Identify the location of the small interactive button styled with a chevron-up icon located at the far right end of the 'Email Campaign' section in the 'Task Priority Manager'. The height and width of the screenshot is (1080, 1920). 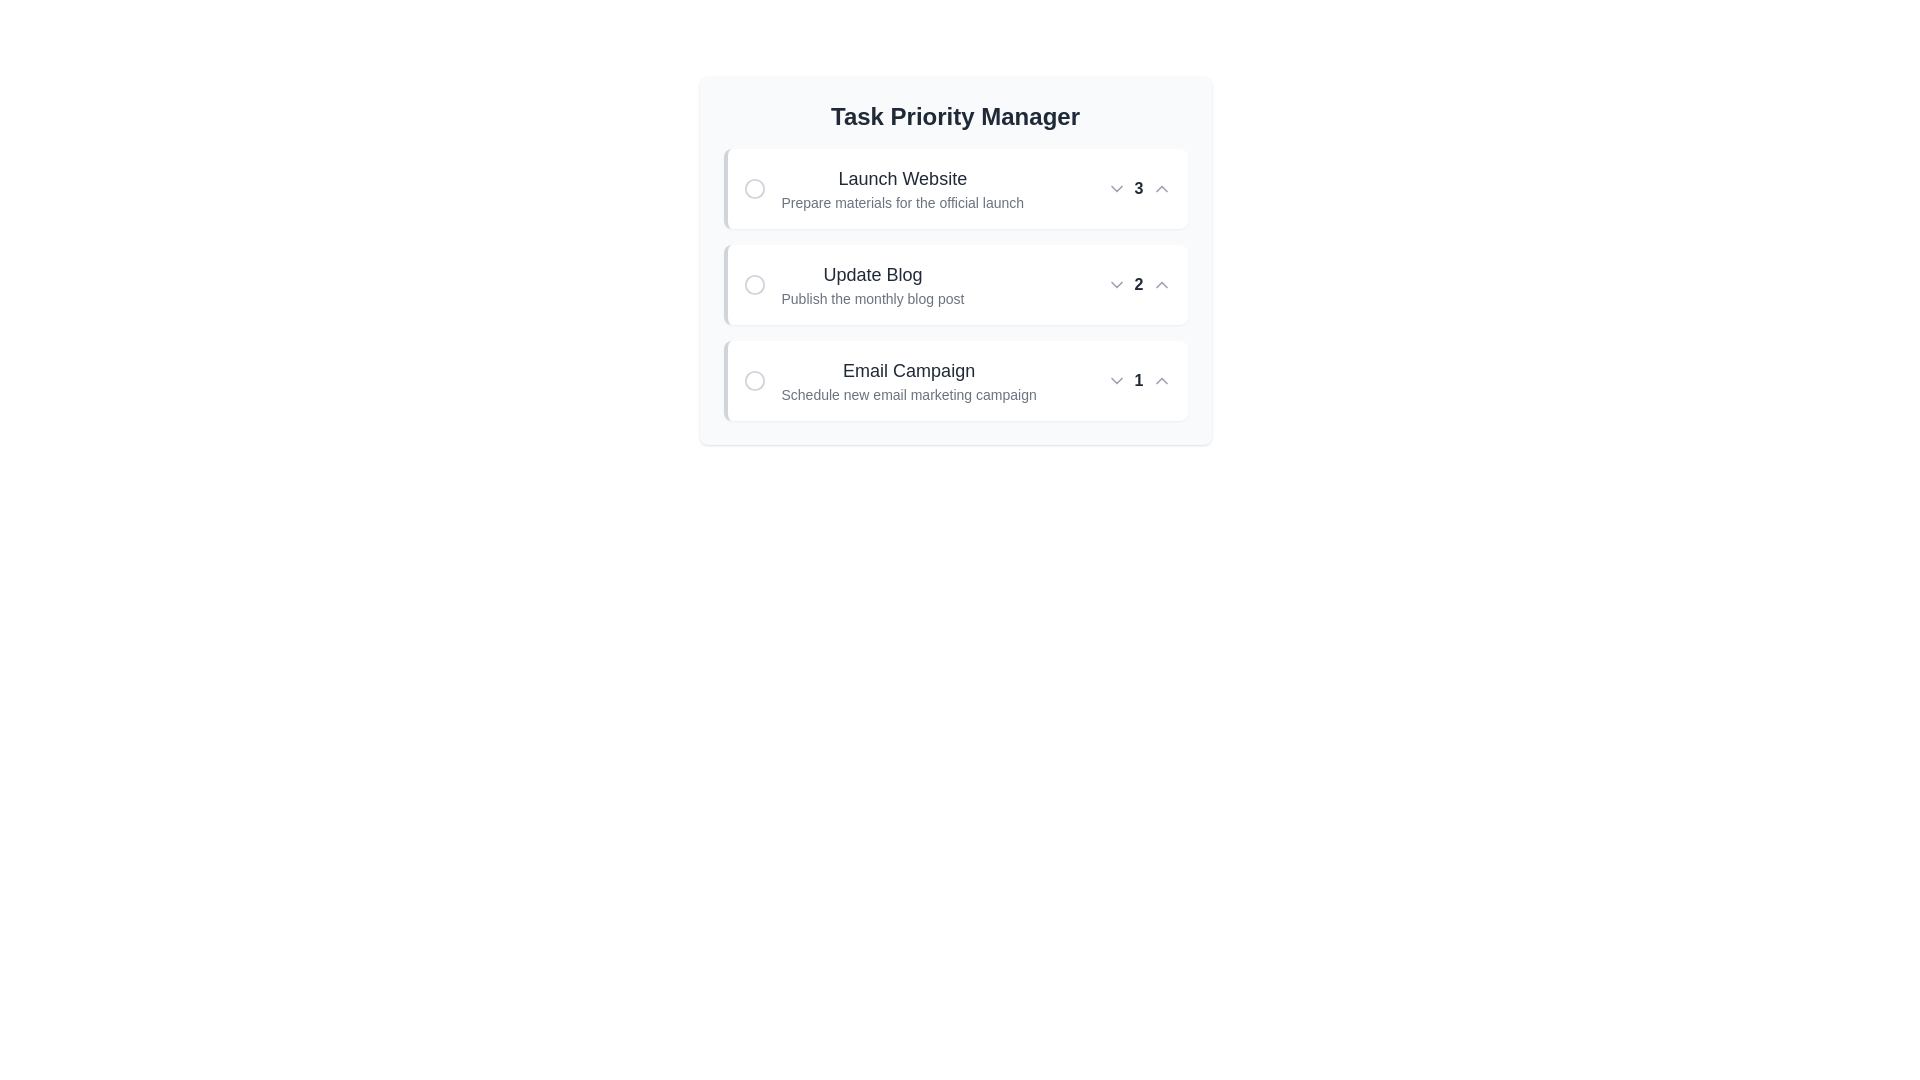
(1161, 381).